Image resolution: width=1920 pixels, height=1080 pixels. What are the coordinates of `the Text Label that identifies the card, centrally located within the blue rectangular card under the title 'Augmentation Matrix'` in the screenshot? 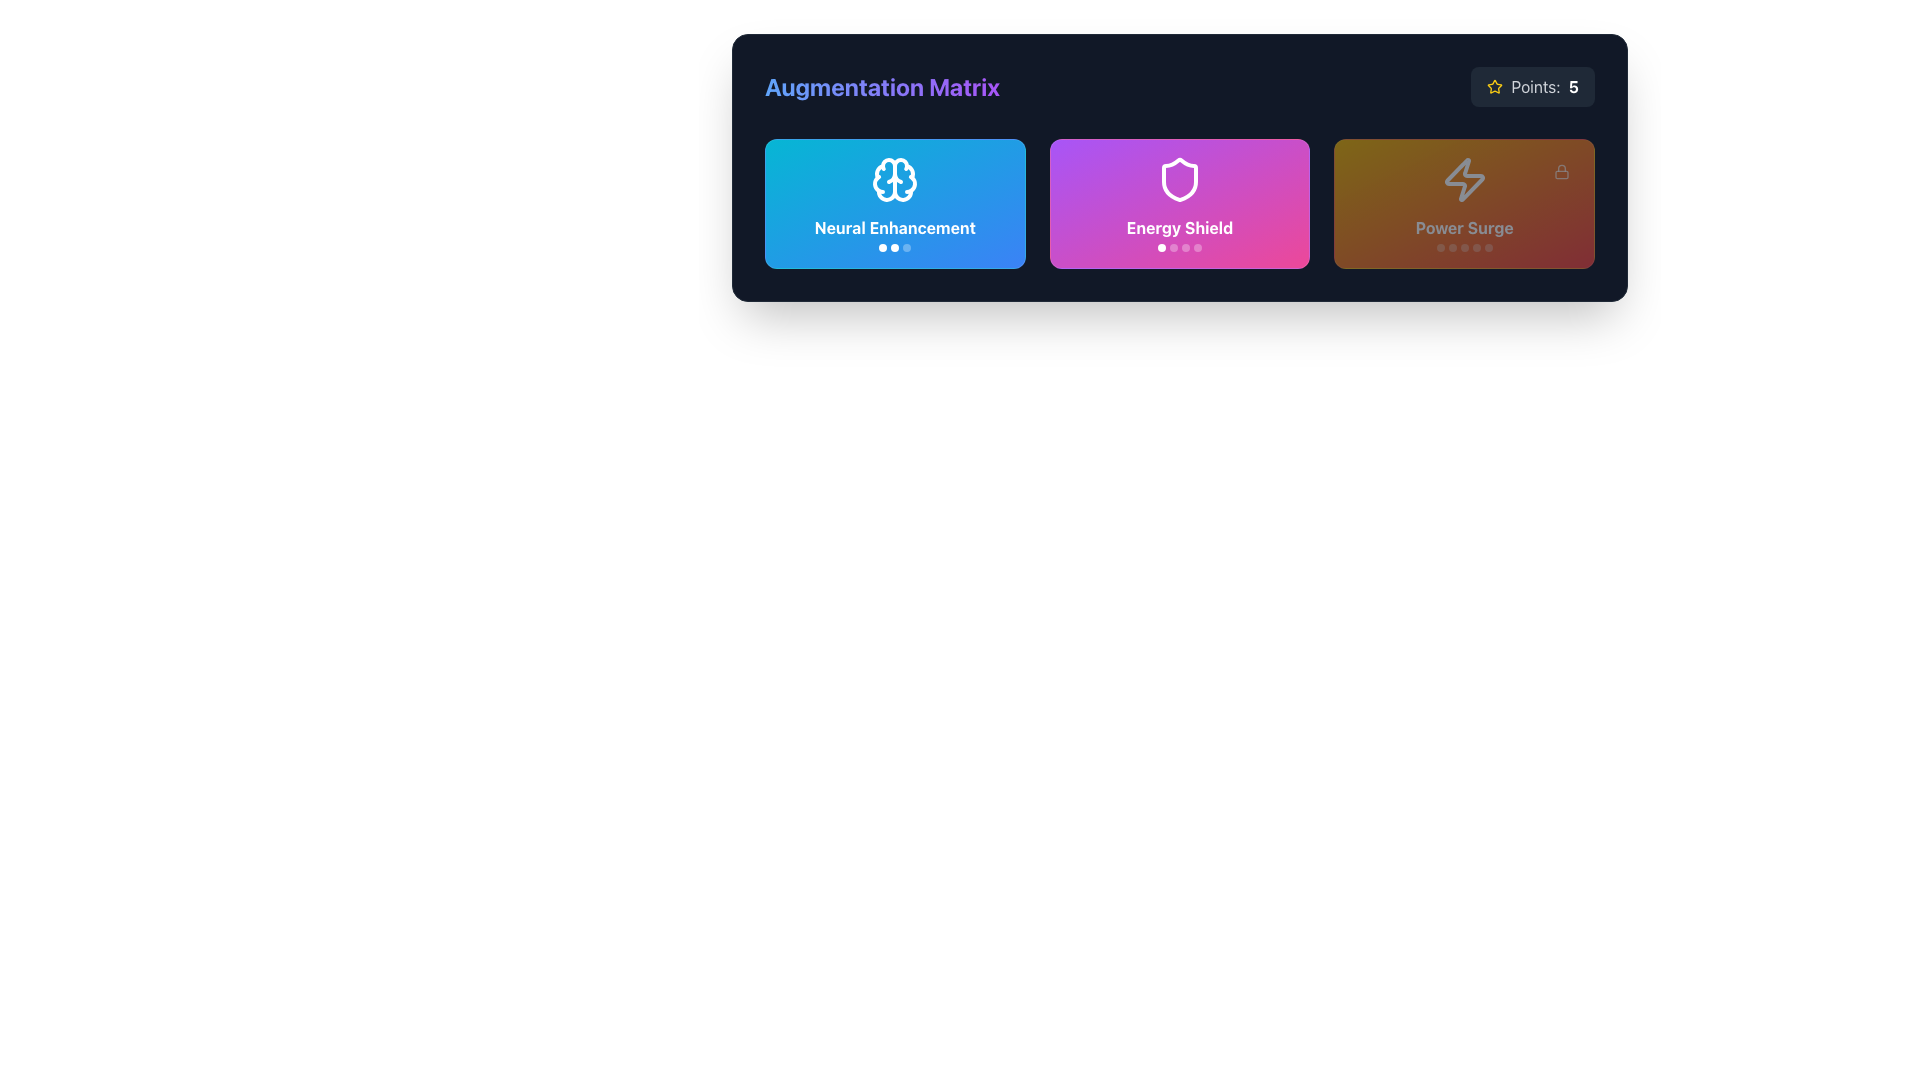 It's located at (894, 226).